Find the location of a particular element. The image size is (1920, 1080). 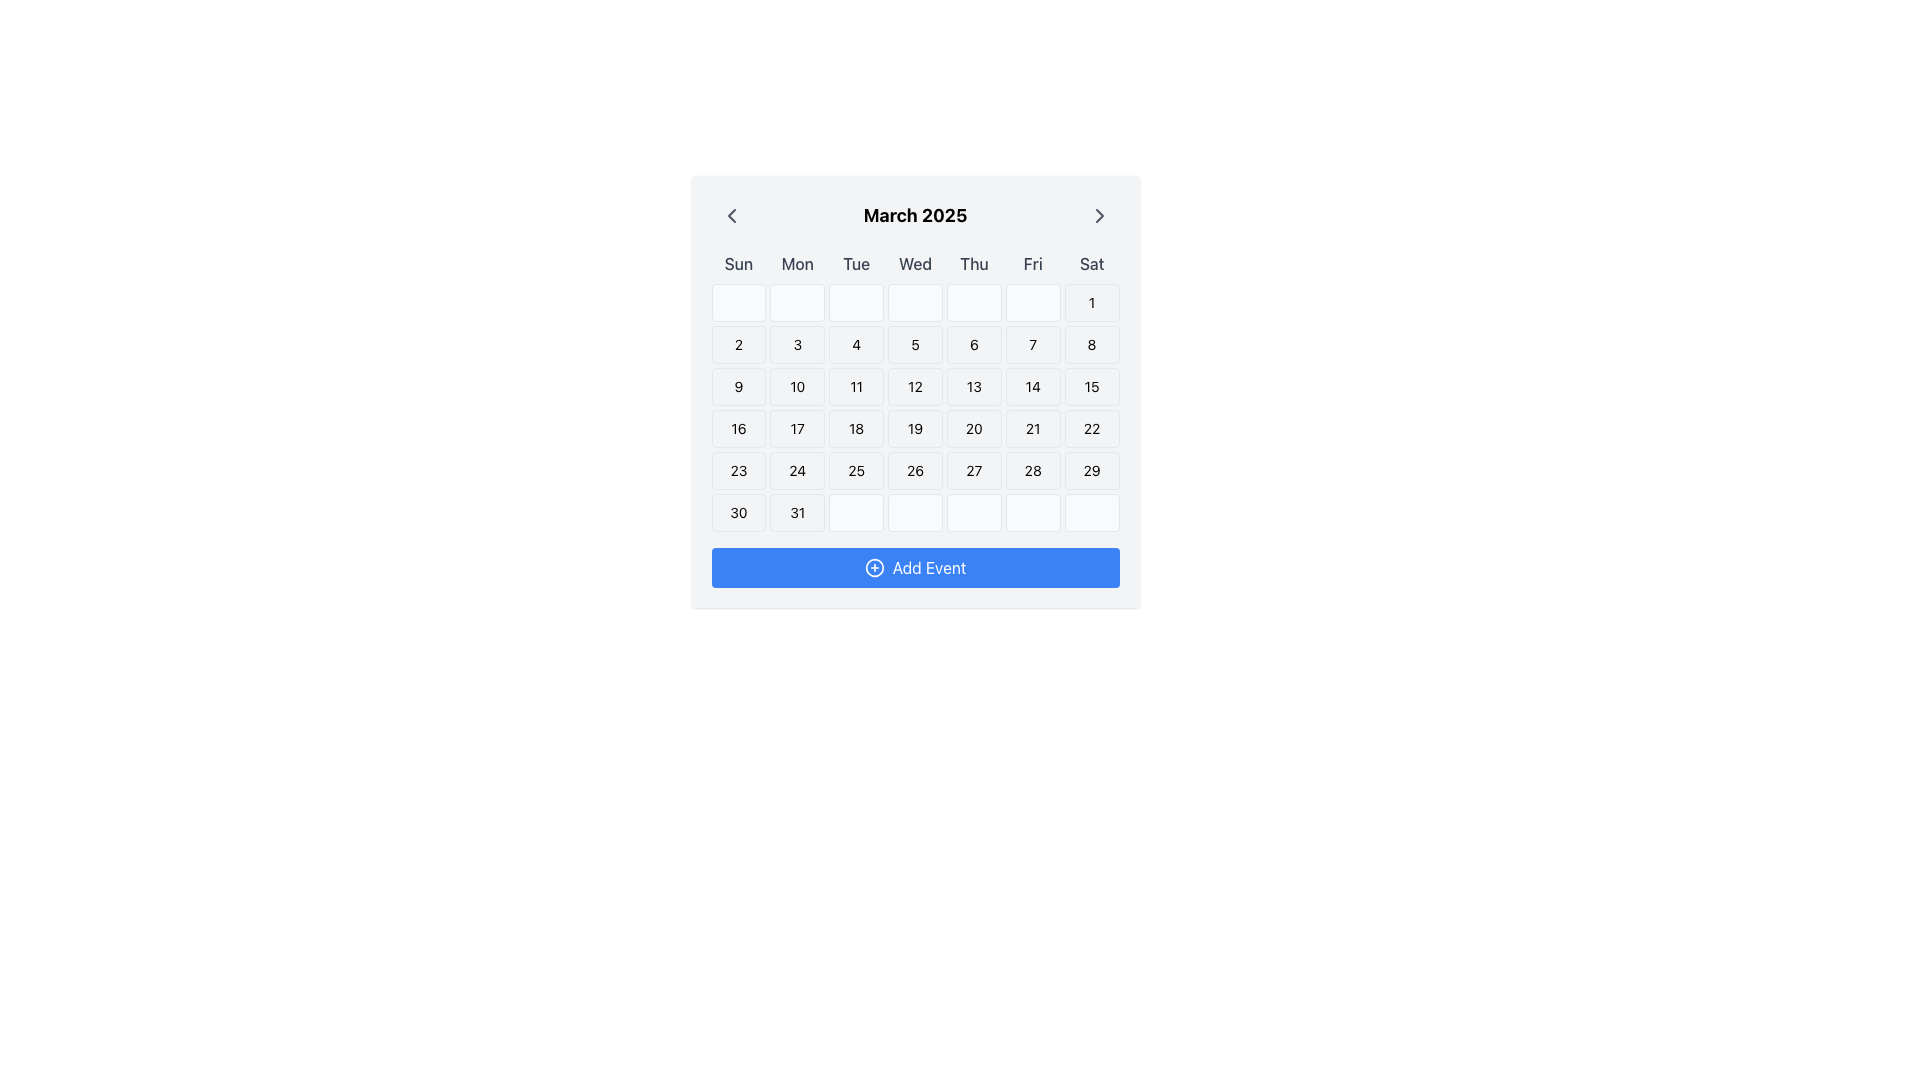

the button labeled '8' in black, which is part of the grid-based calendar layout, located in the second row and fourth column is located at coordinates (1091, 343).